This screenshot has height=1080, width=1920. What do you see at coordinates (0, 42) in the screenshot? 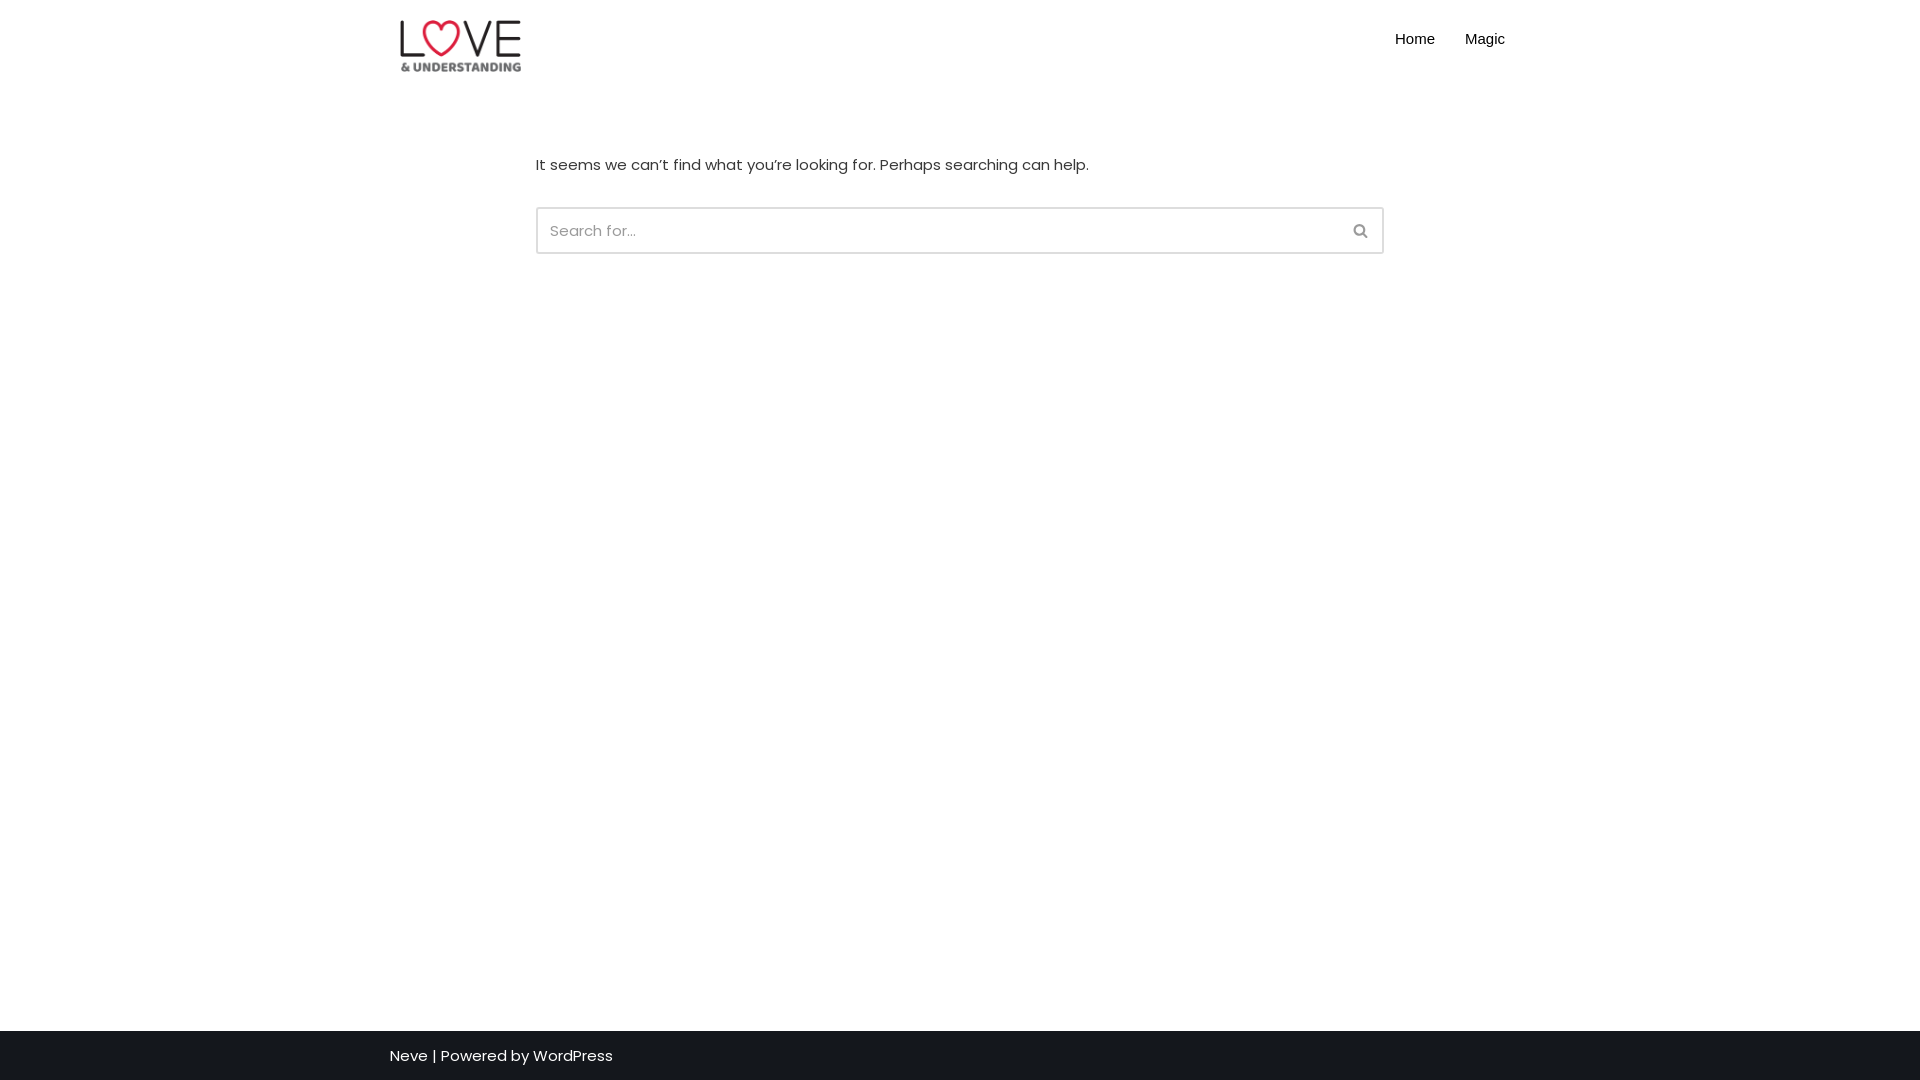
I see `'Skip to content'` at bounding box center [0, 42].